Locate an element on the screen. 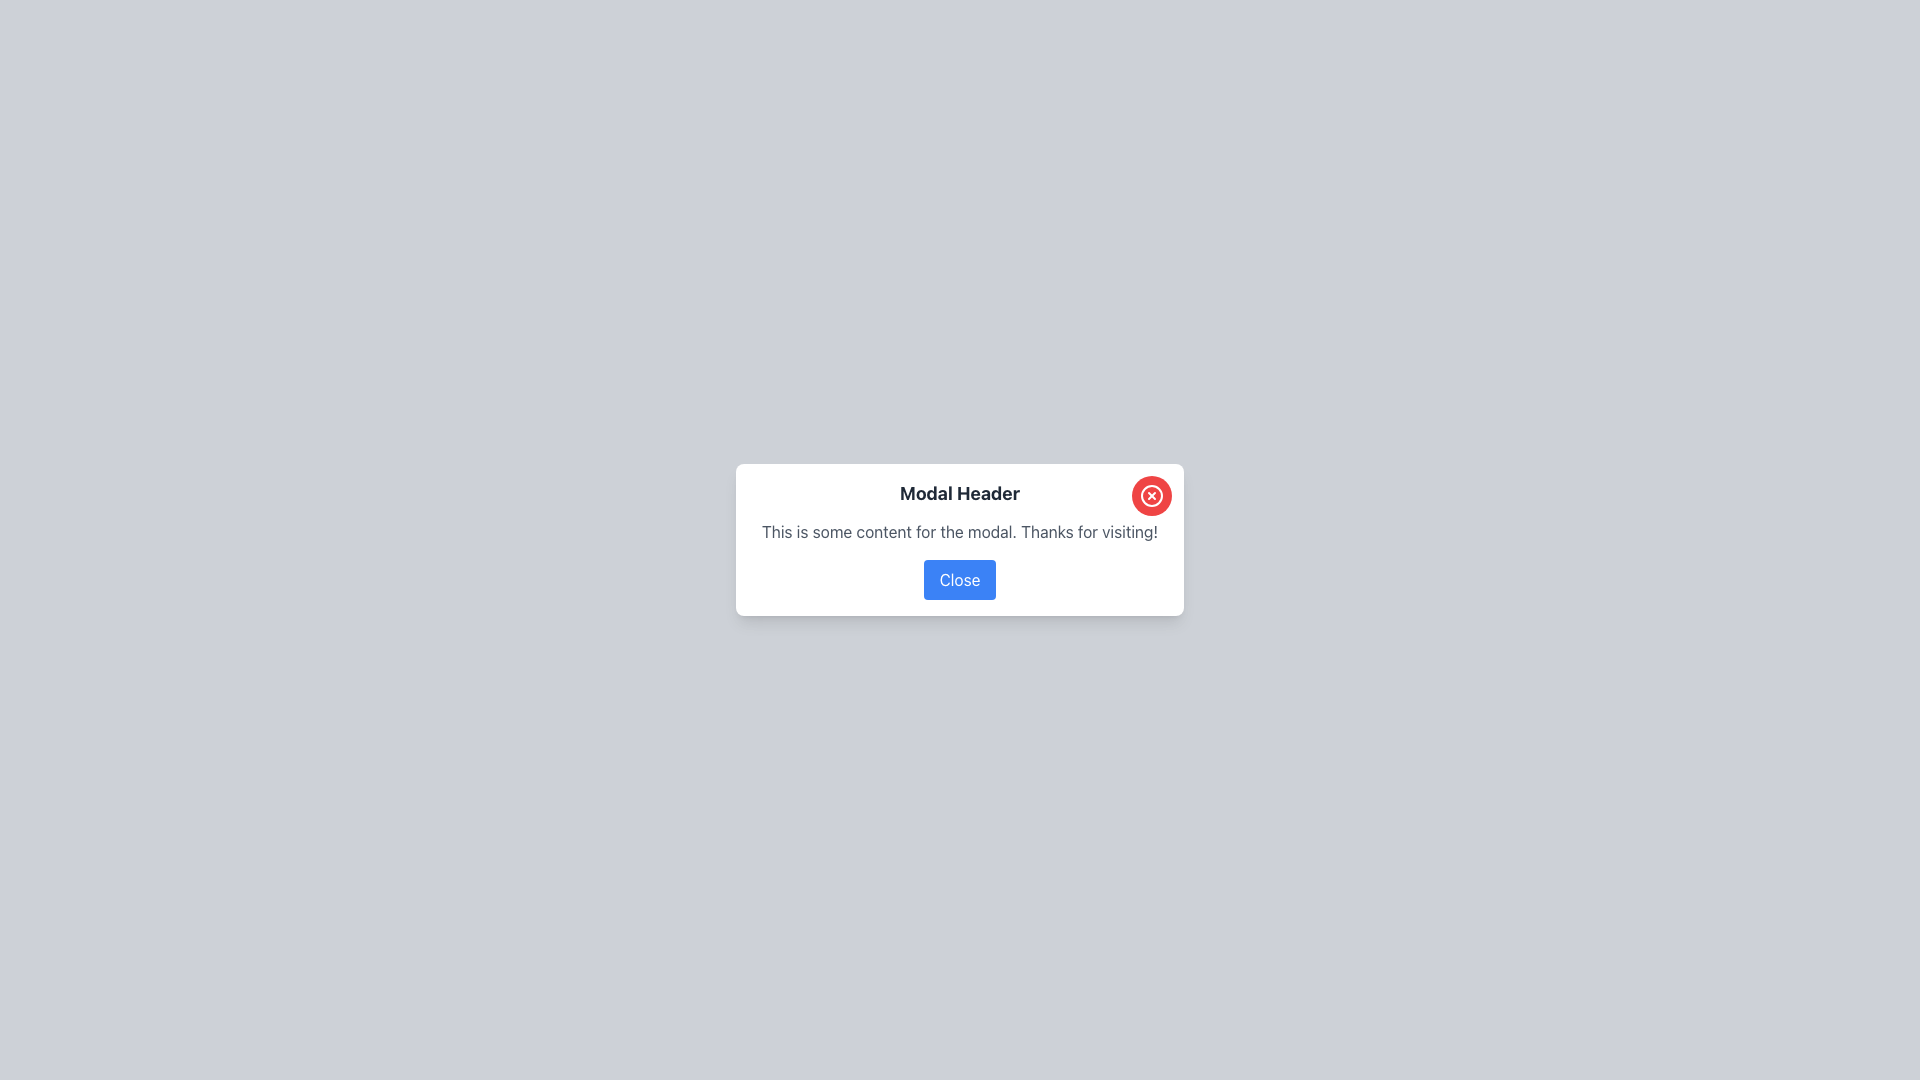 This screenshot has height=1080, width=1920. the close button located at the top-right corner of the modal window with the header 'Modal Header' is located at coordinates (1152, 495).